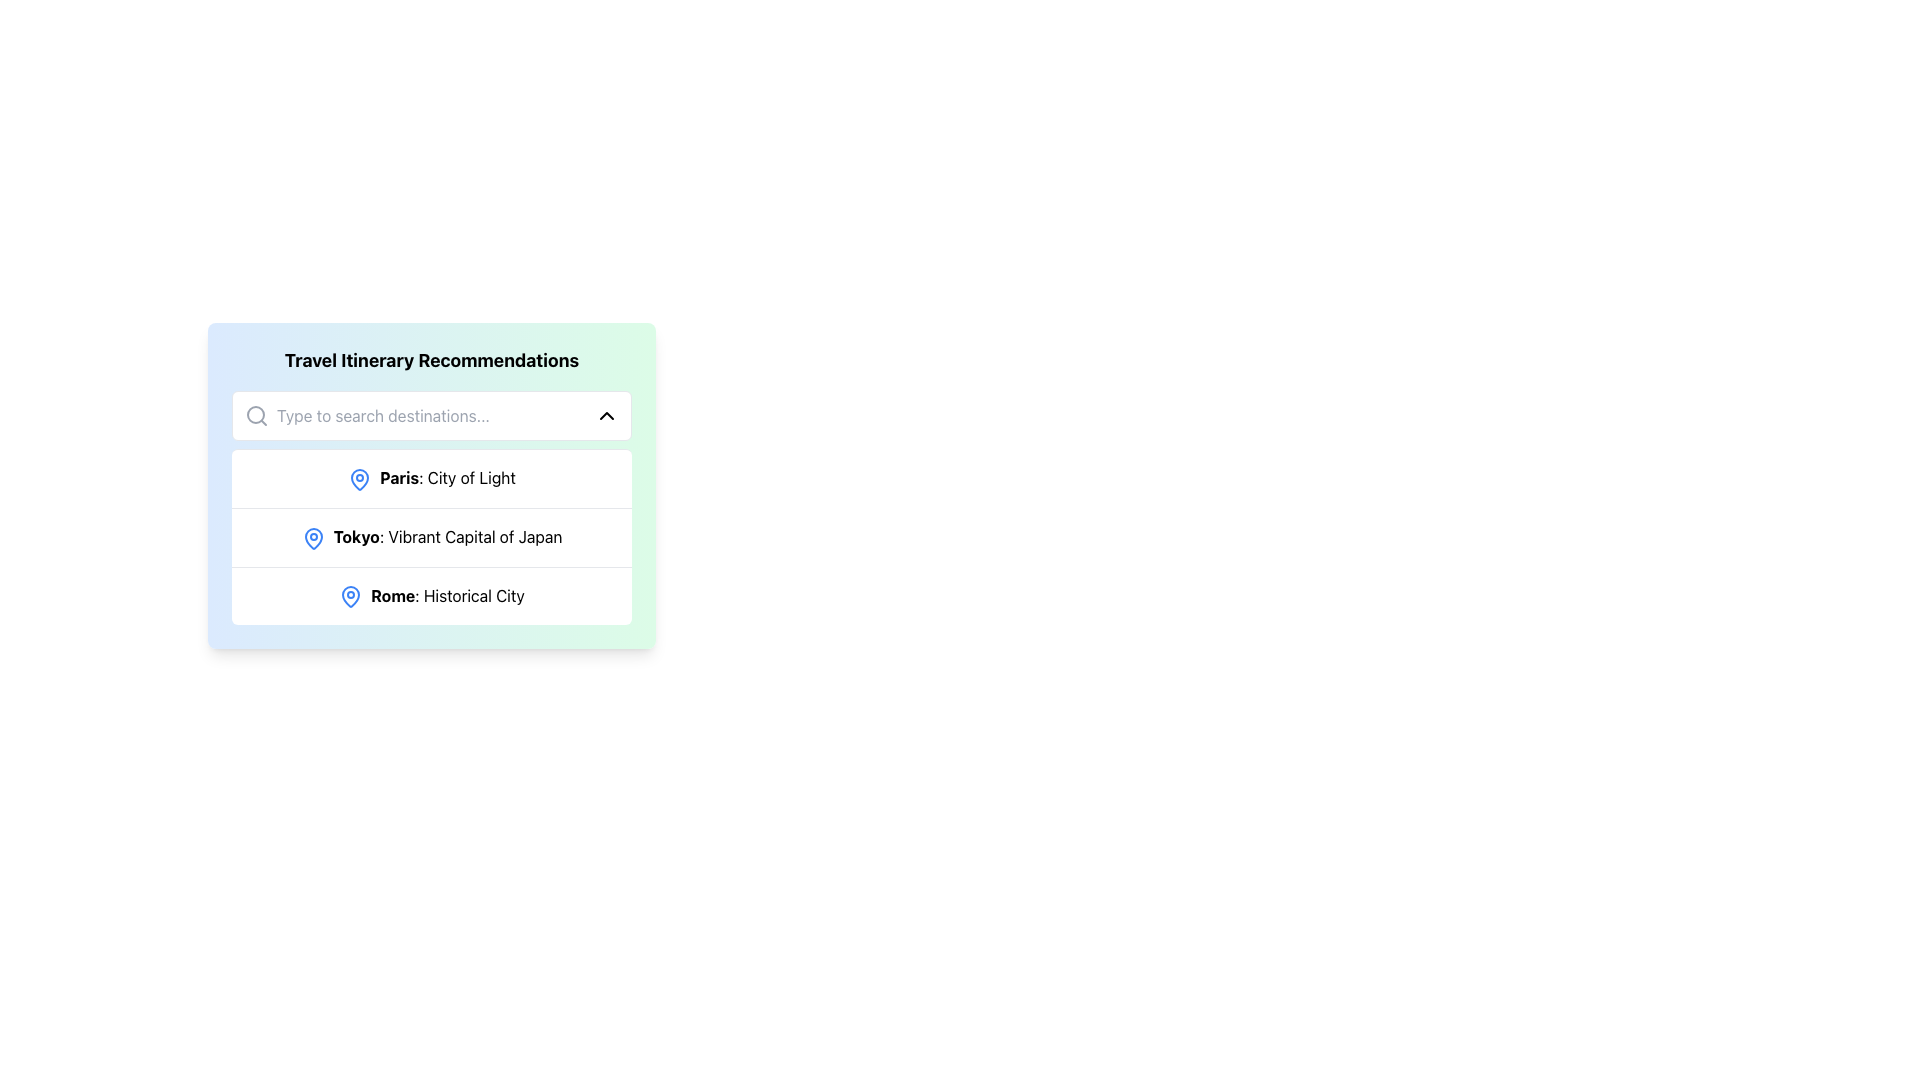 This screenshot has height=1080, width=1920. Describe the element at coordinates (356, 535) in the screenshot. I see `text content of the text label displaying 'Tokyo' in bold, black font, which is the second item in the travel itinerary recommendation list` at that location.